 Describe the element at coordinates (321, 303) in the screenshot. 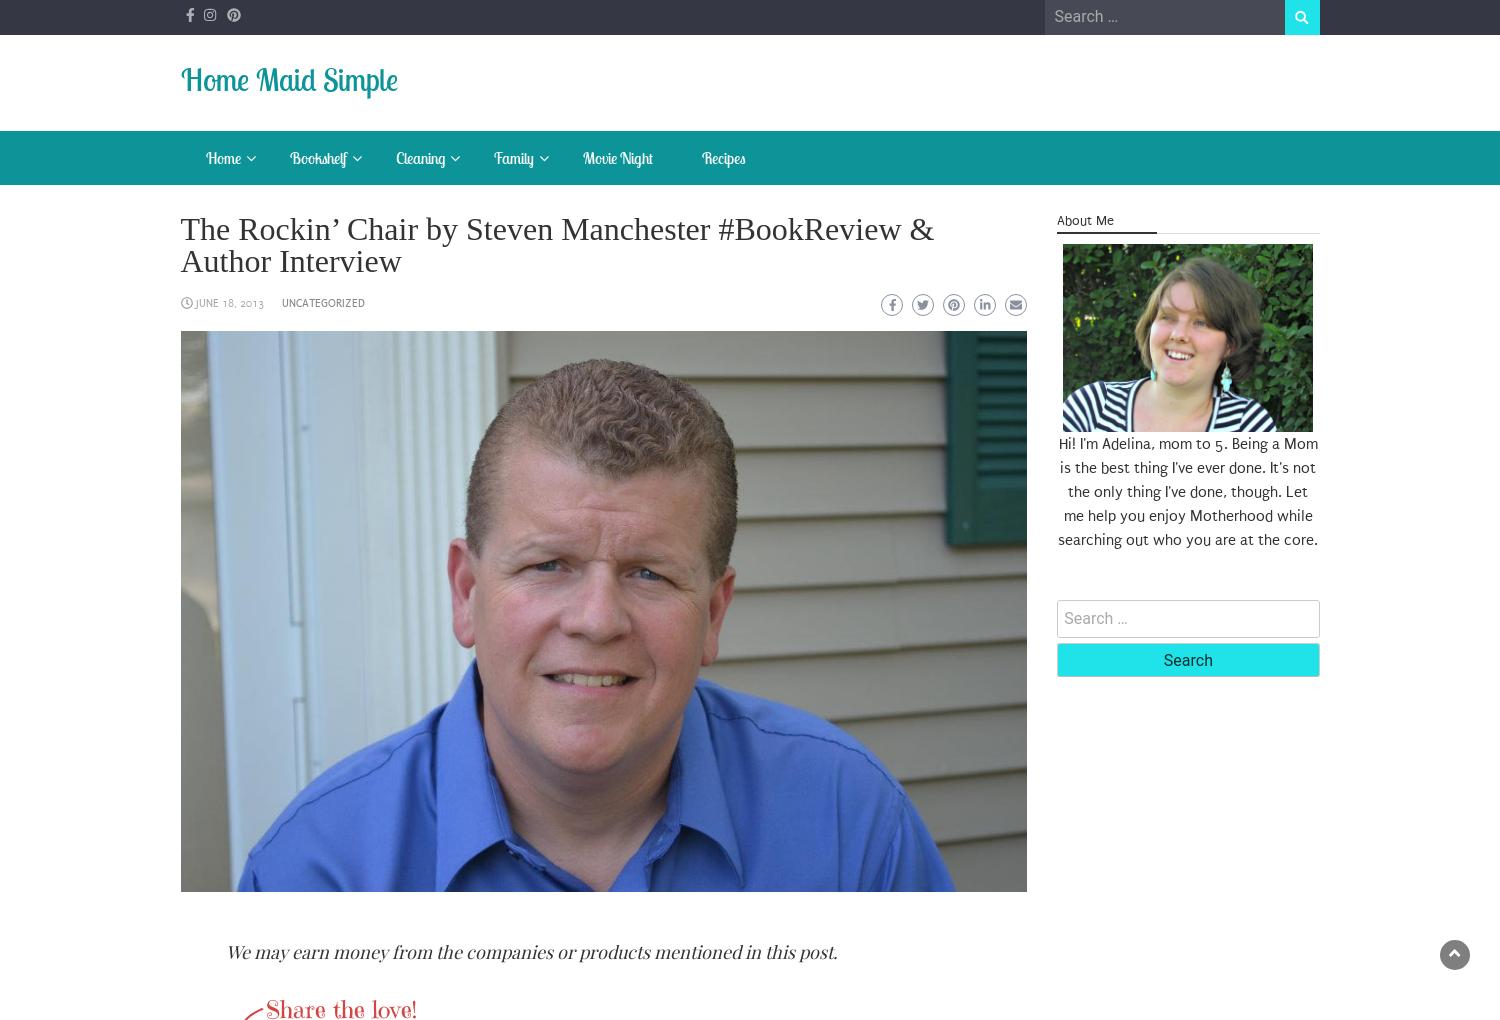

I see `'Uncategorized'` at that location.